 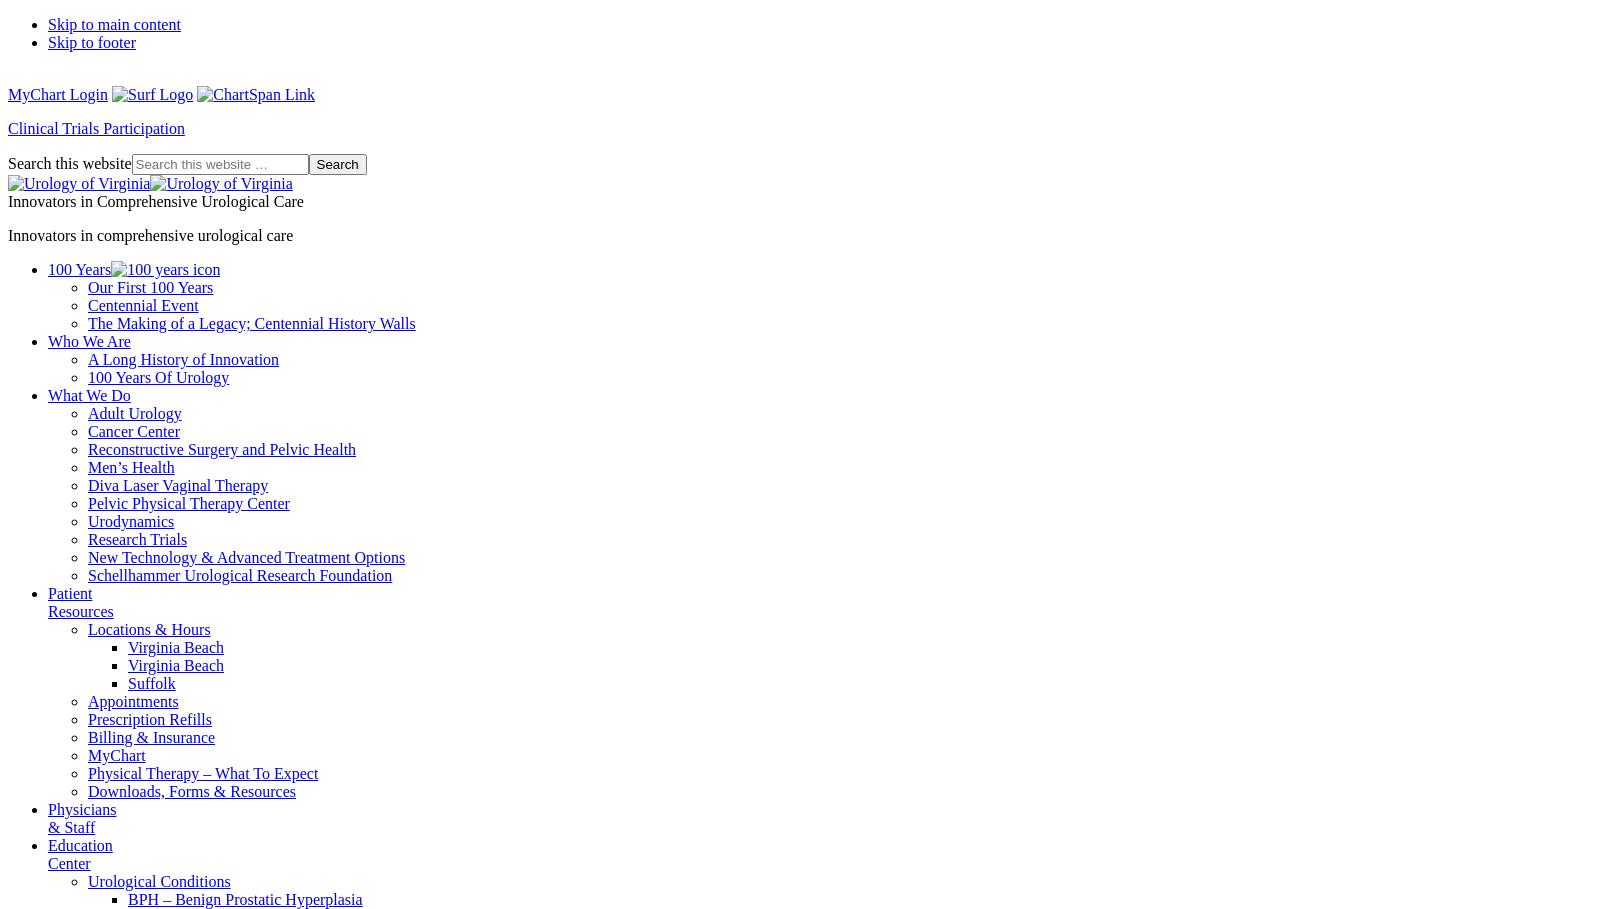 What do you see at coordinates (150, 683) in the screenshot?
I see `'Suffolk'` at bounding box center [150, 683].